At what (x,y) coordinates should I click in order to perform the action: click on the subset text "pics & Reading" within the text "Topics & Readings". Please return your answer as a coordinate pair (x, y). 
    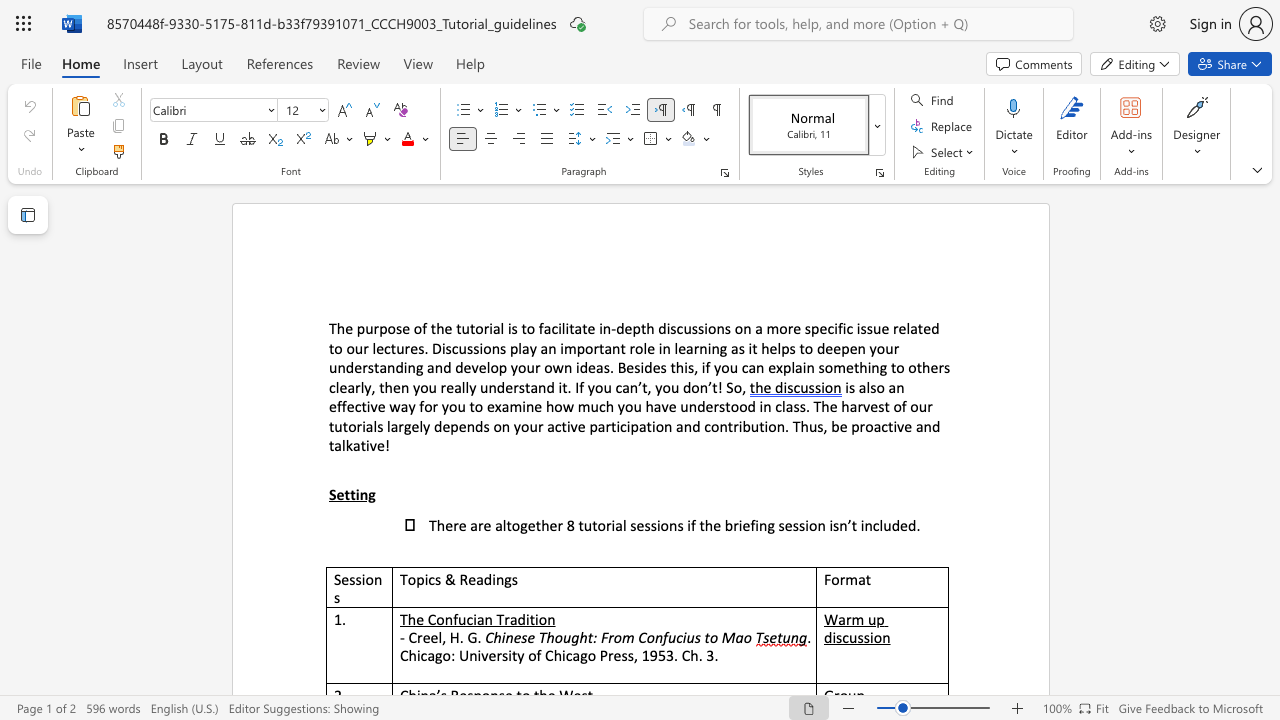
    Looking at the image, I should click on (415, 579).